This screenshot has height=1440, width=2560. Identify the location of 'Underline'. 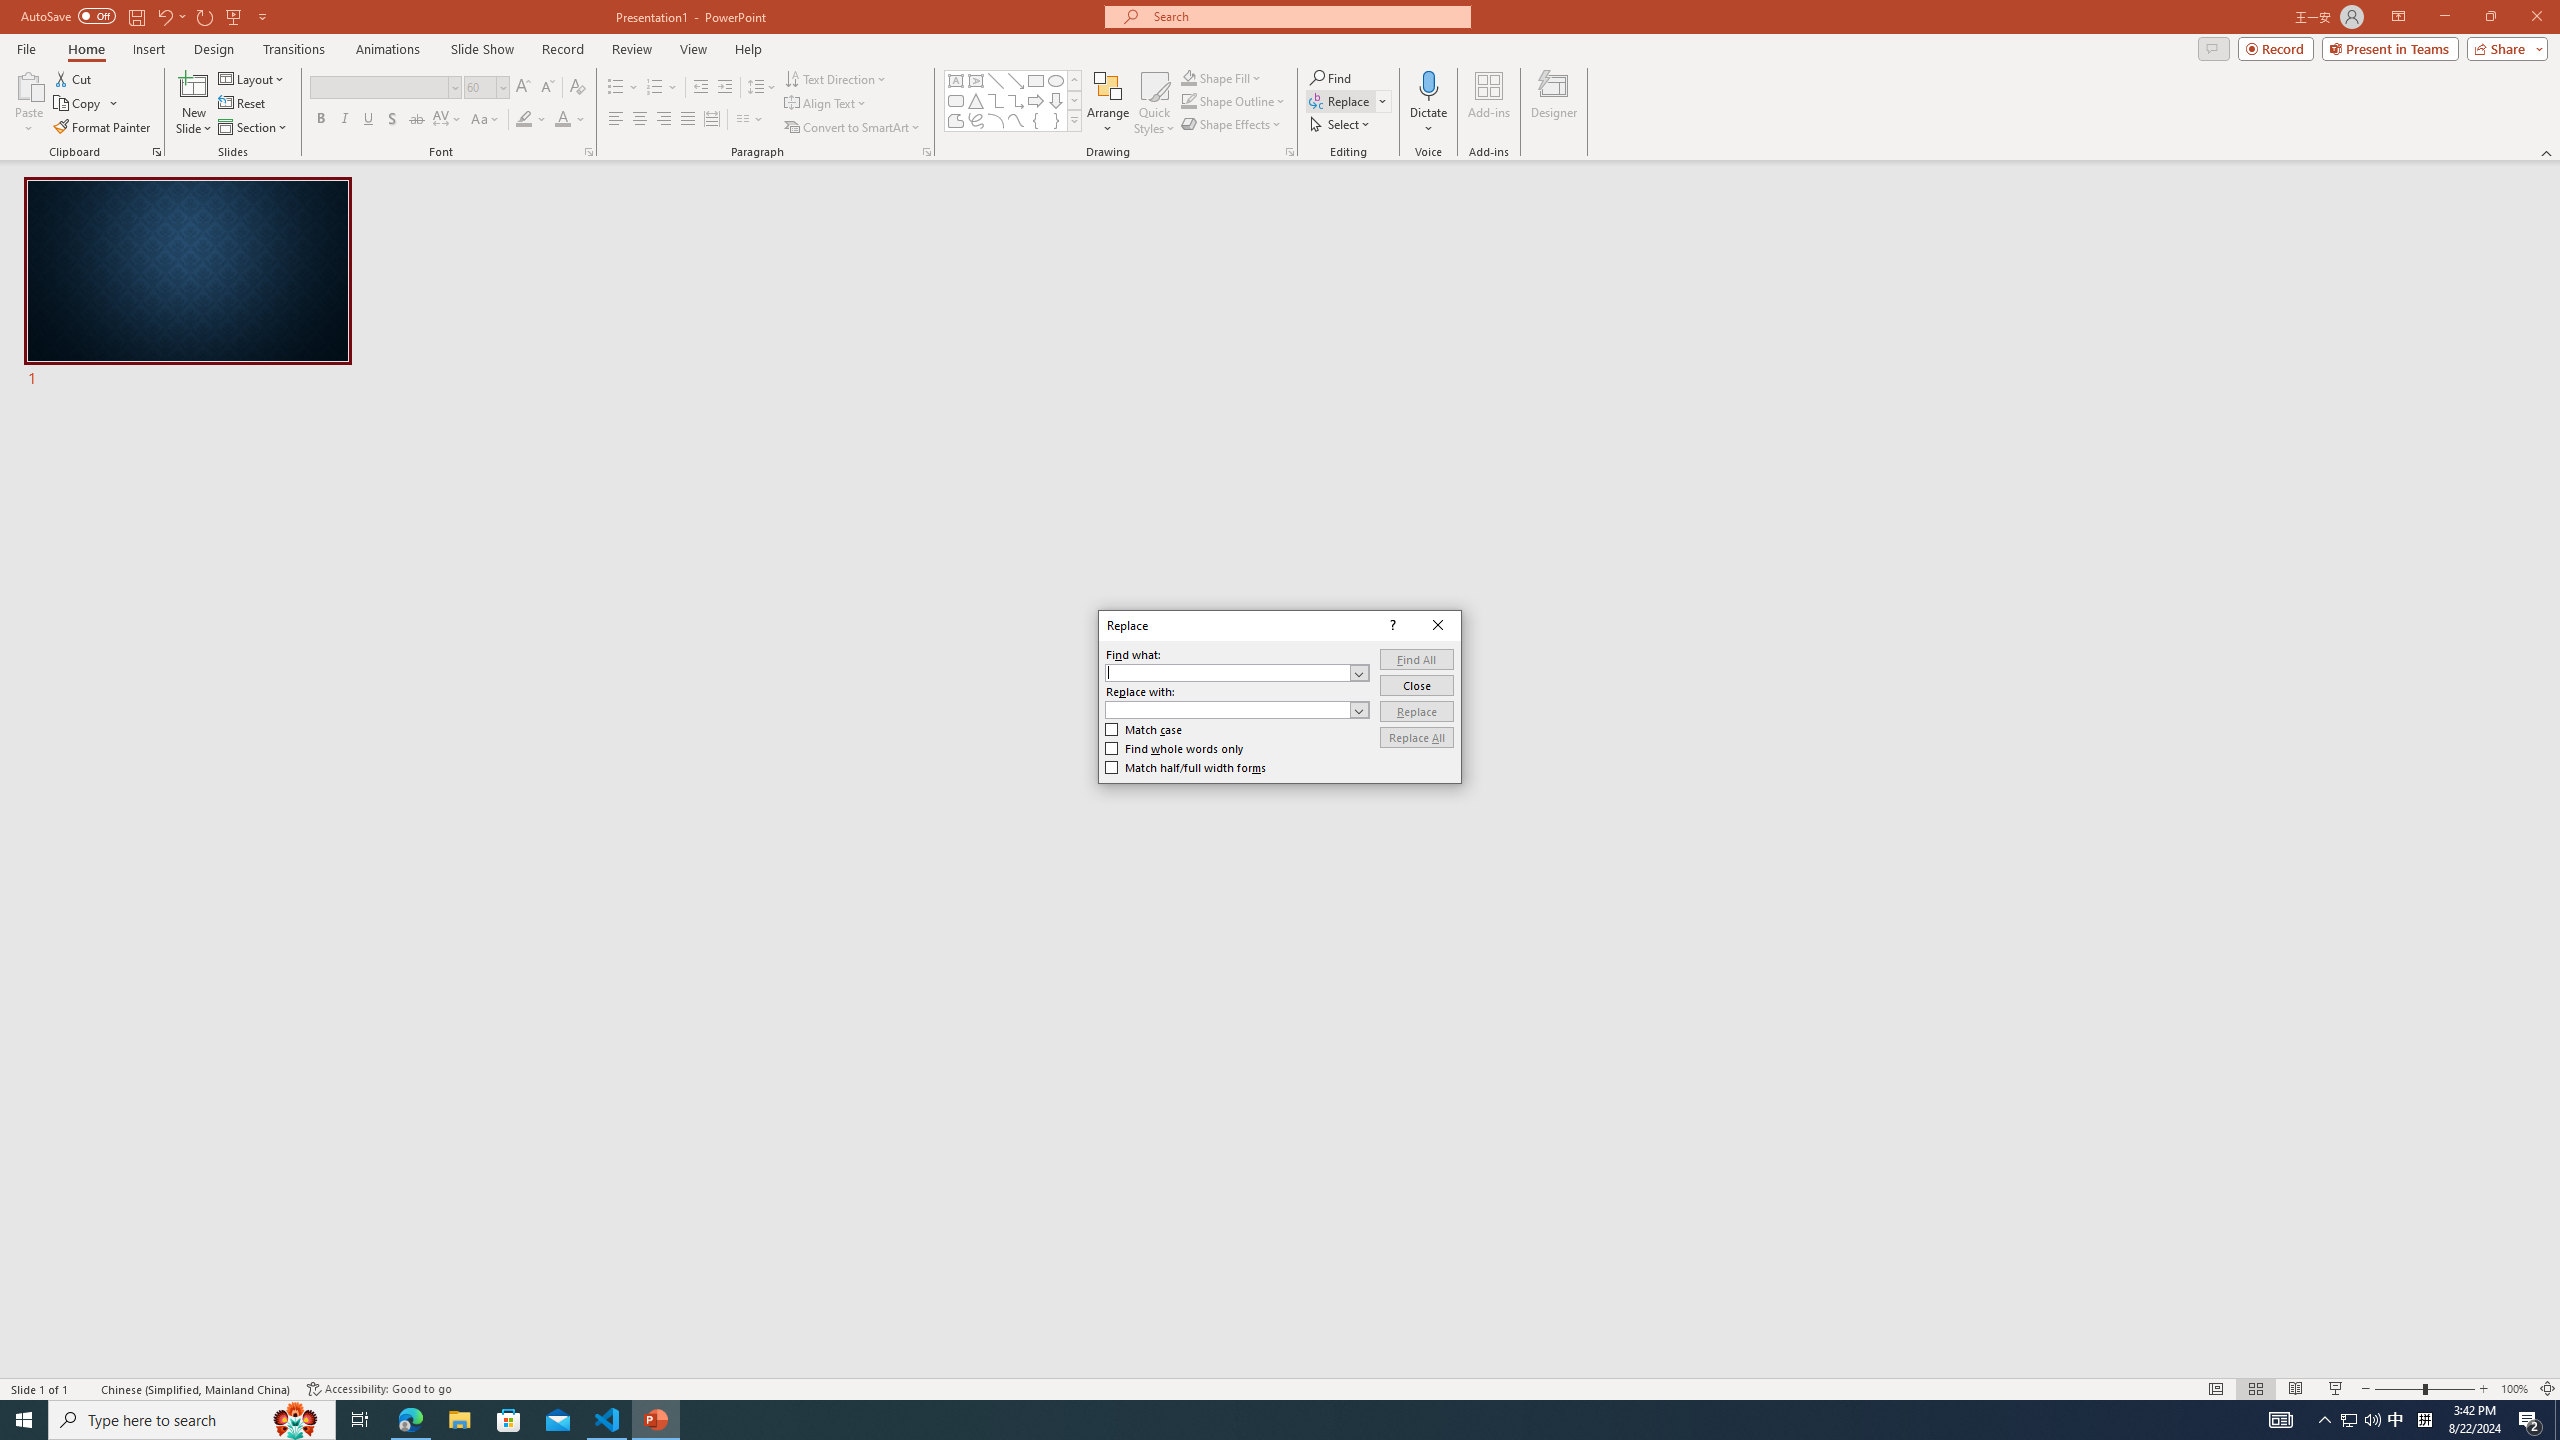
(367, 118).